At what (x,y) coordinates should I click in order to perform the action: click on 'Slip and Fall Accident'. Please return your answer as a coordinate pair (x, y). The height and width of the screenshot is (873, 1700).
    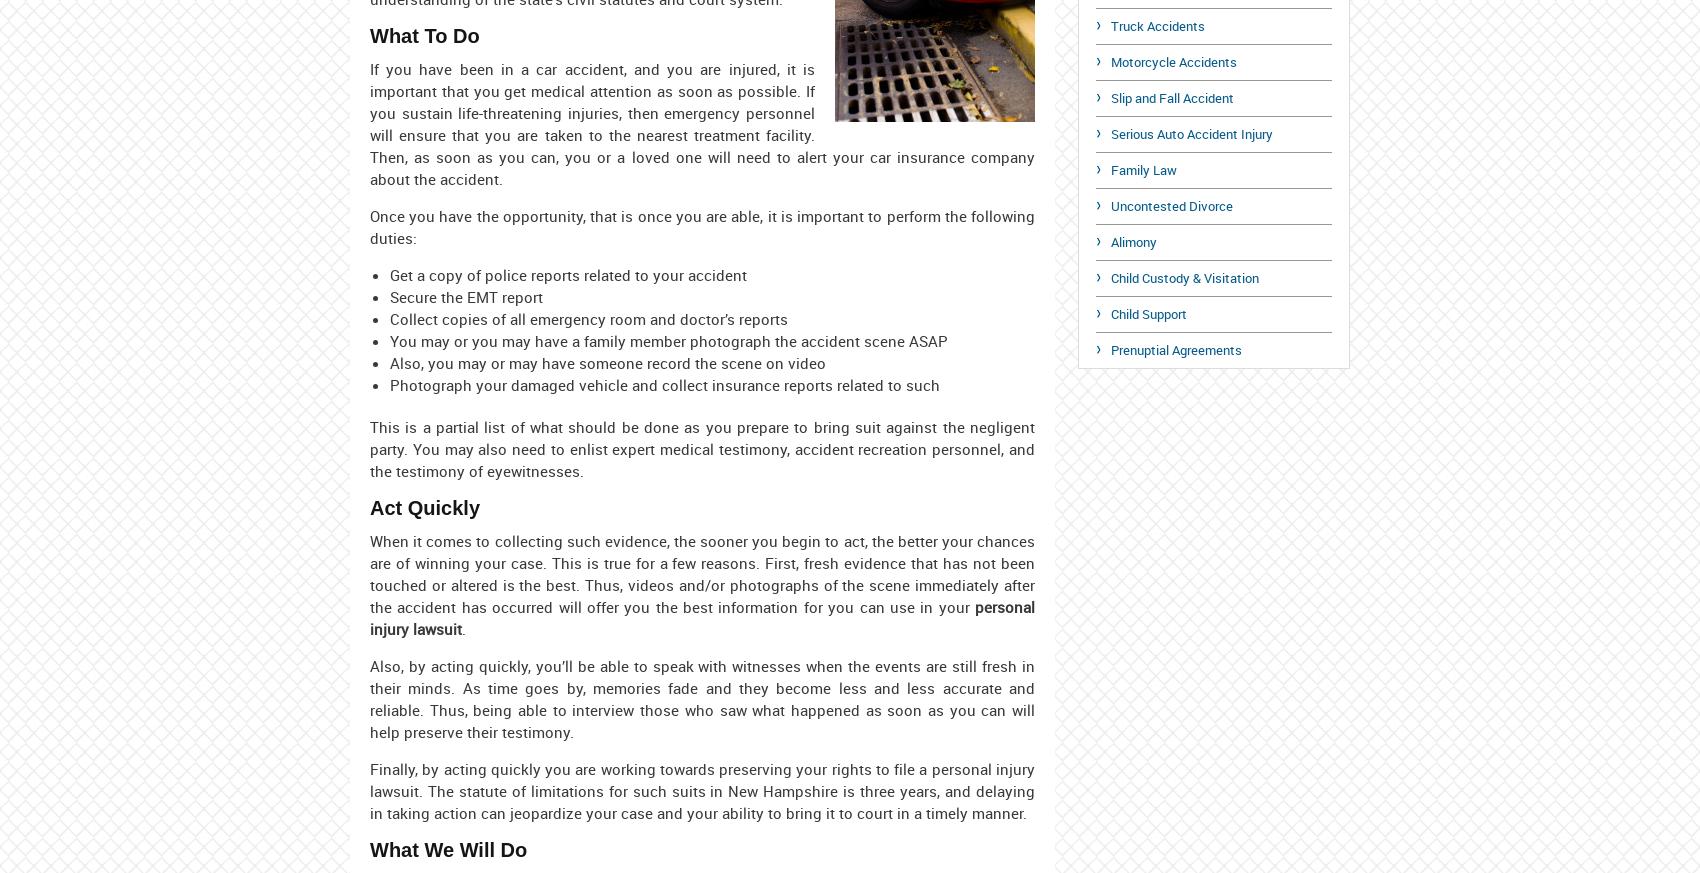
    Looking at the image, I should click on (1171, 98).